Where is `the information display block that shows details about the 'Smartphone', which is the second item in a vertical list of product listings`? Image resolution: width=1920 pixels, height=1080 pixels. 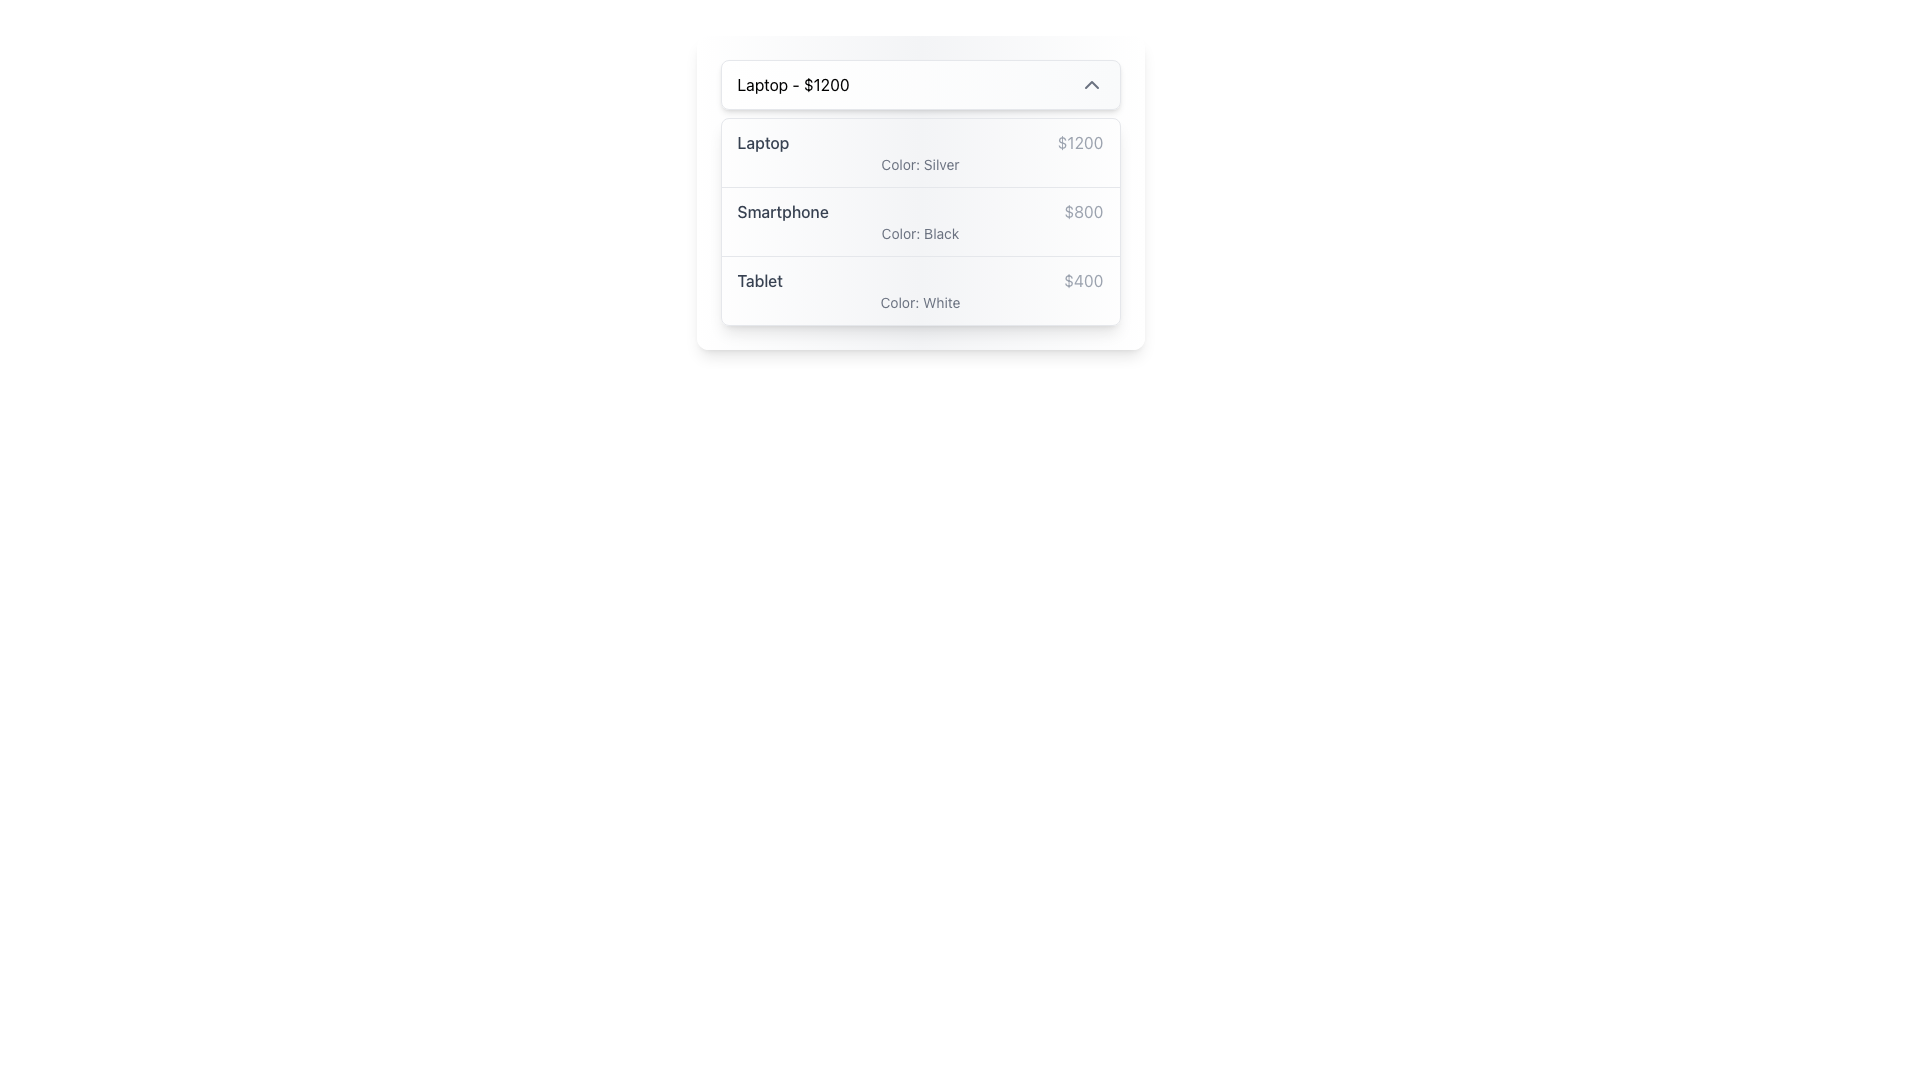 the information display block that shows details about the 'Smartphone', which is the second item in a vertical list of product listings is located at coordinates (919, 221).